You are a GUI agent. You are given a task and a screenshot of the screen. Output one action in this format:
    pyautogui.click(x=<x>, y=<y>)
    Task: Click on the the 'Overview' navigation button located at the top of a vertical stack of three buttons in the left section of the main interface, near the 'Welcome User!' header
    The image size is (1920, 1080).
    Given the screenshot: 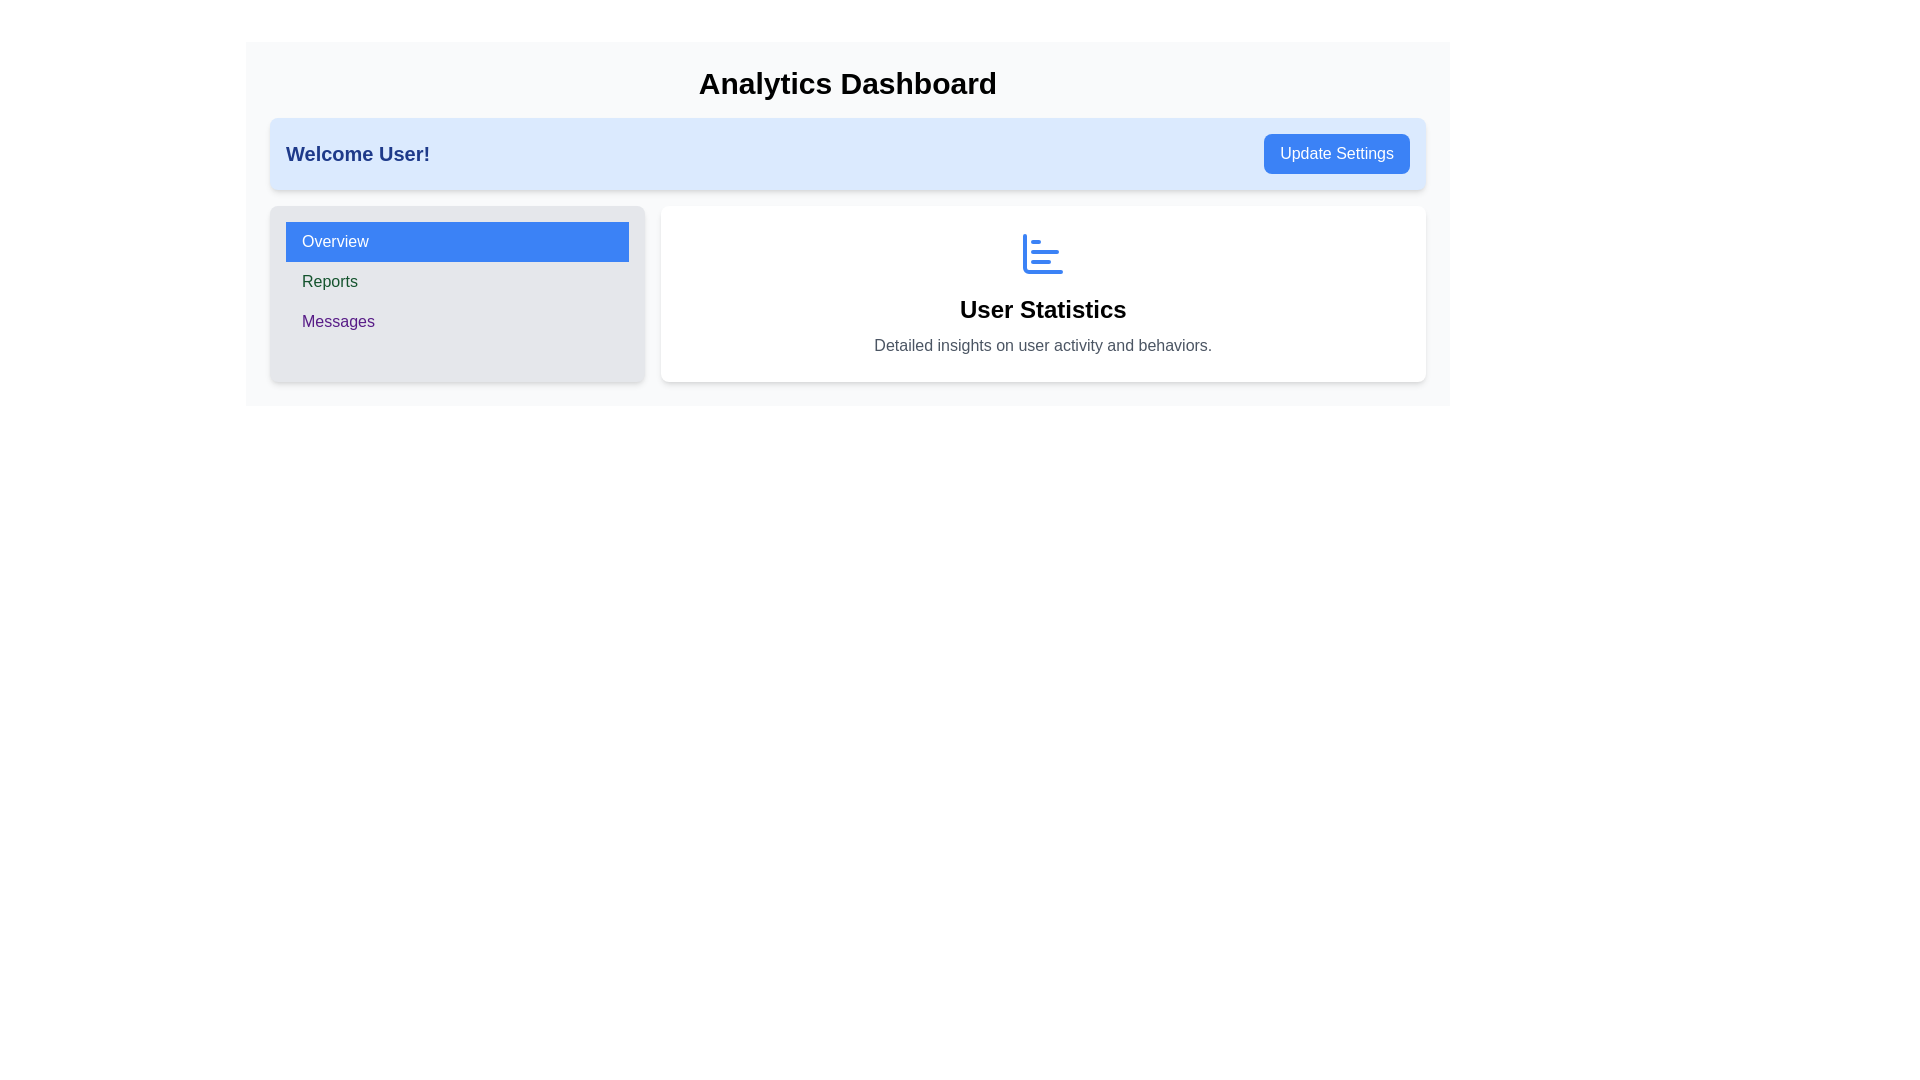 What is the action you would take?
    pyautogui.click(x=456, y=241)
    